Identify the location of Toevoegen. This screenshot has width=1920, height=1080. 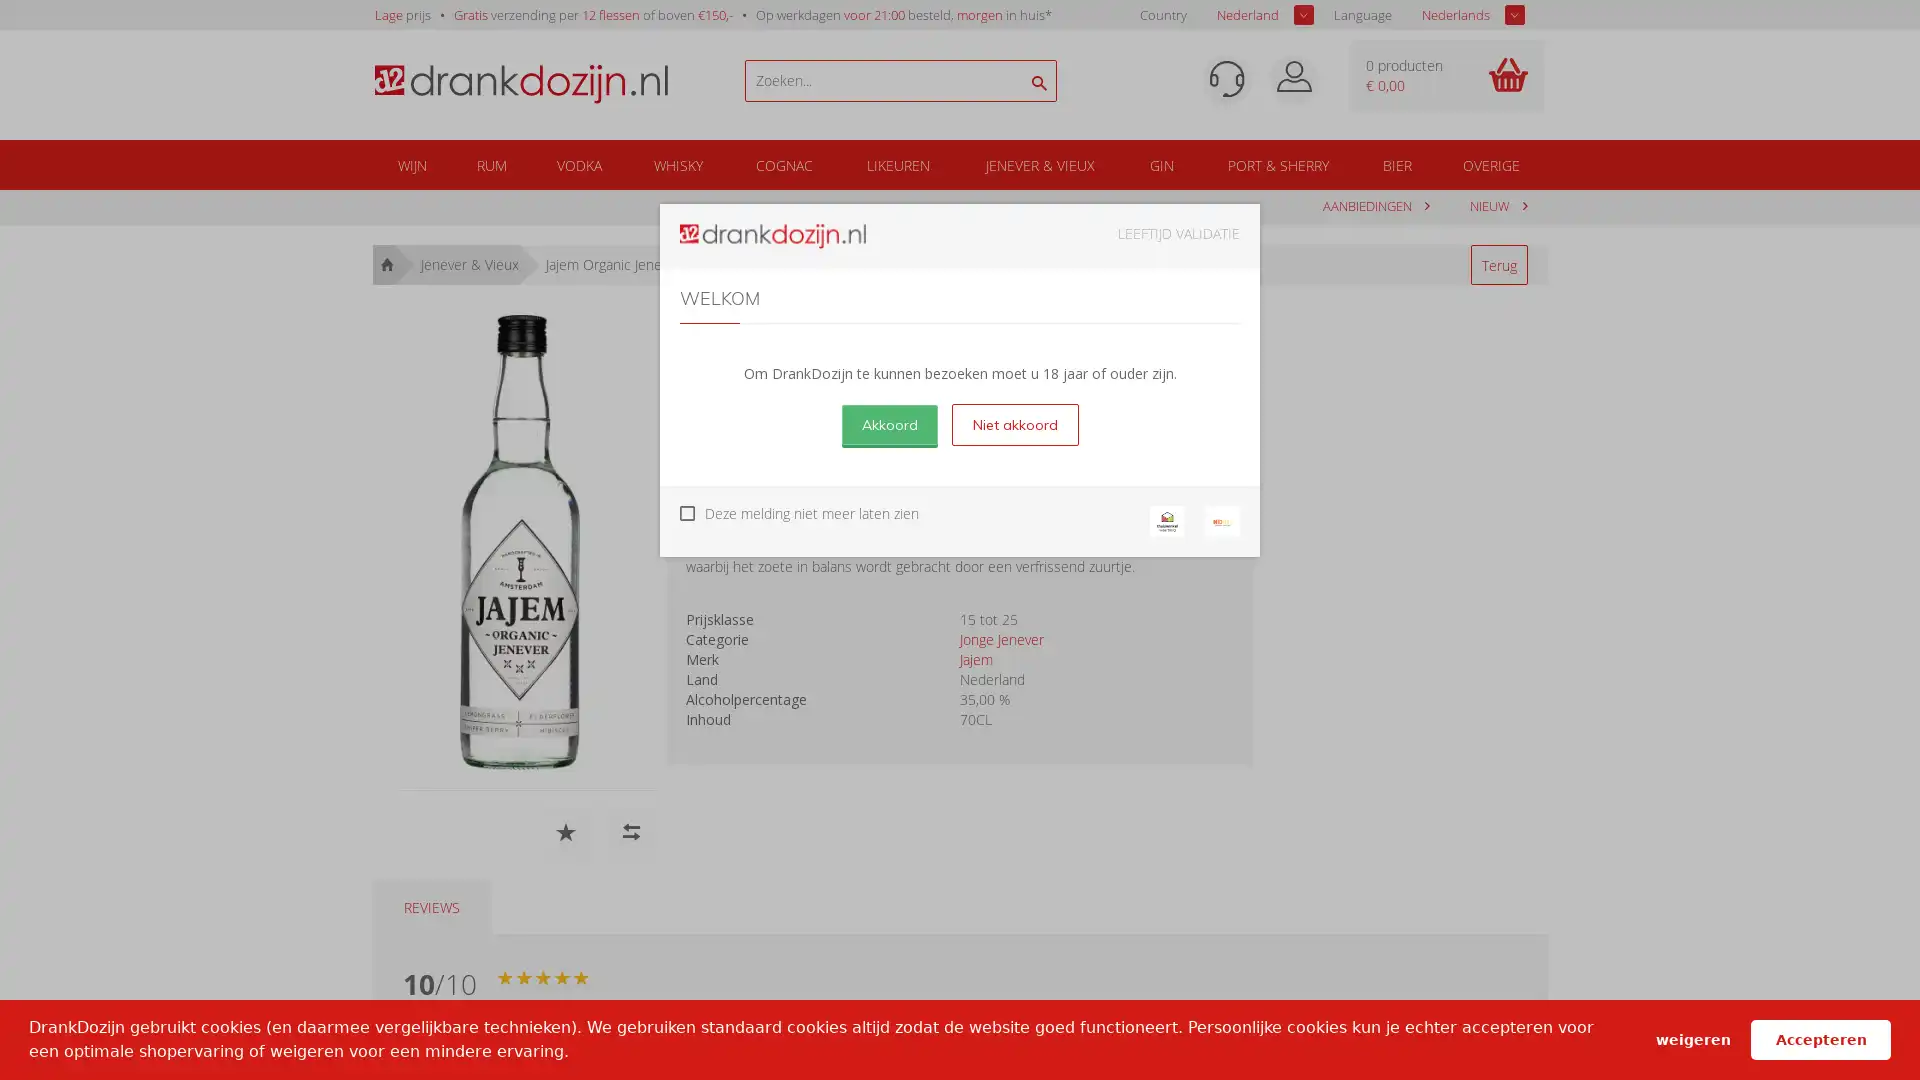
(1147, 431).